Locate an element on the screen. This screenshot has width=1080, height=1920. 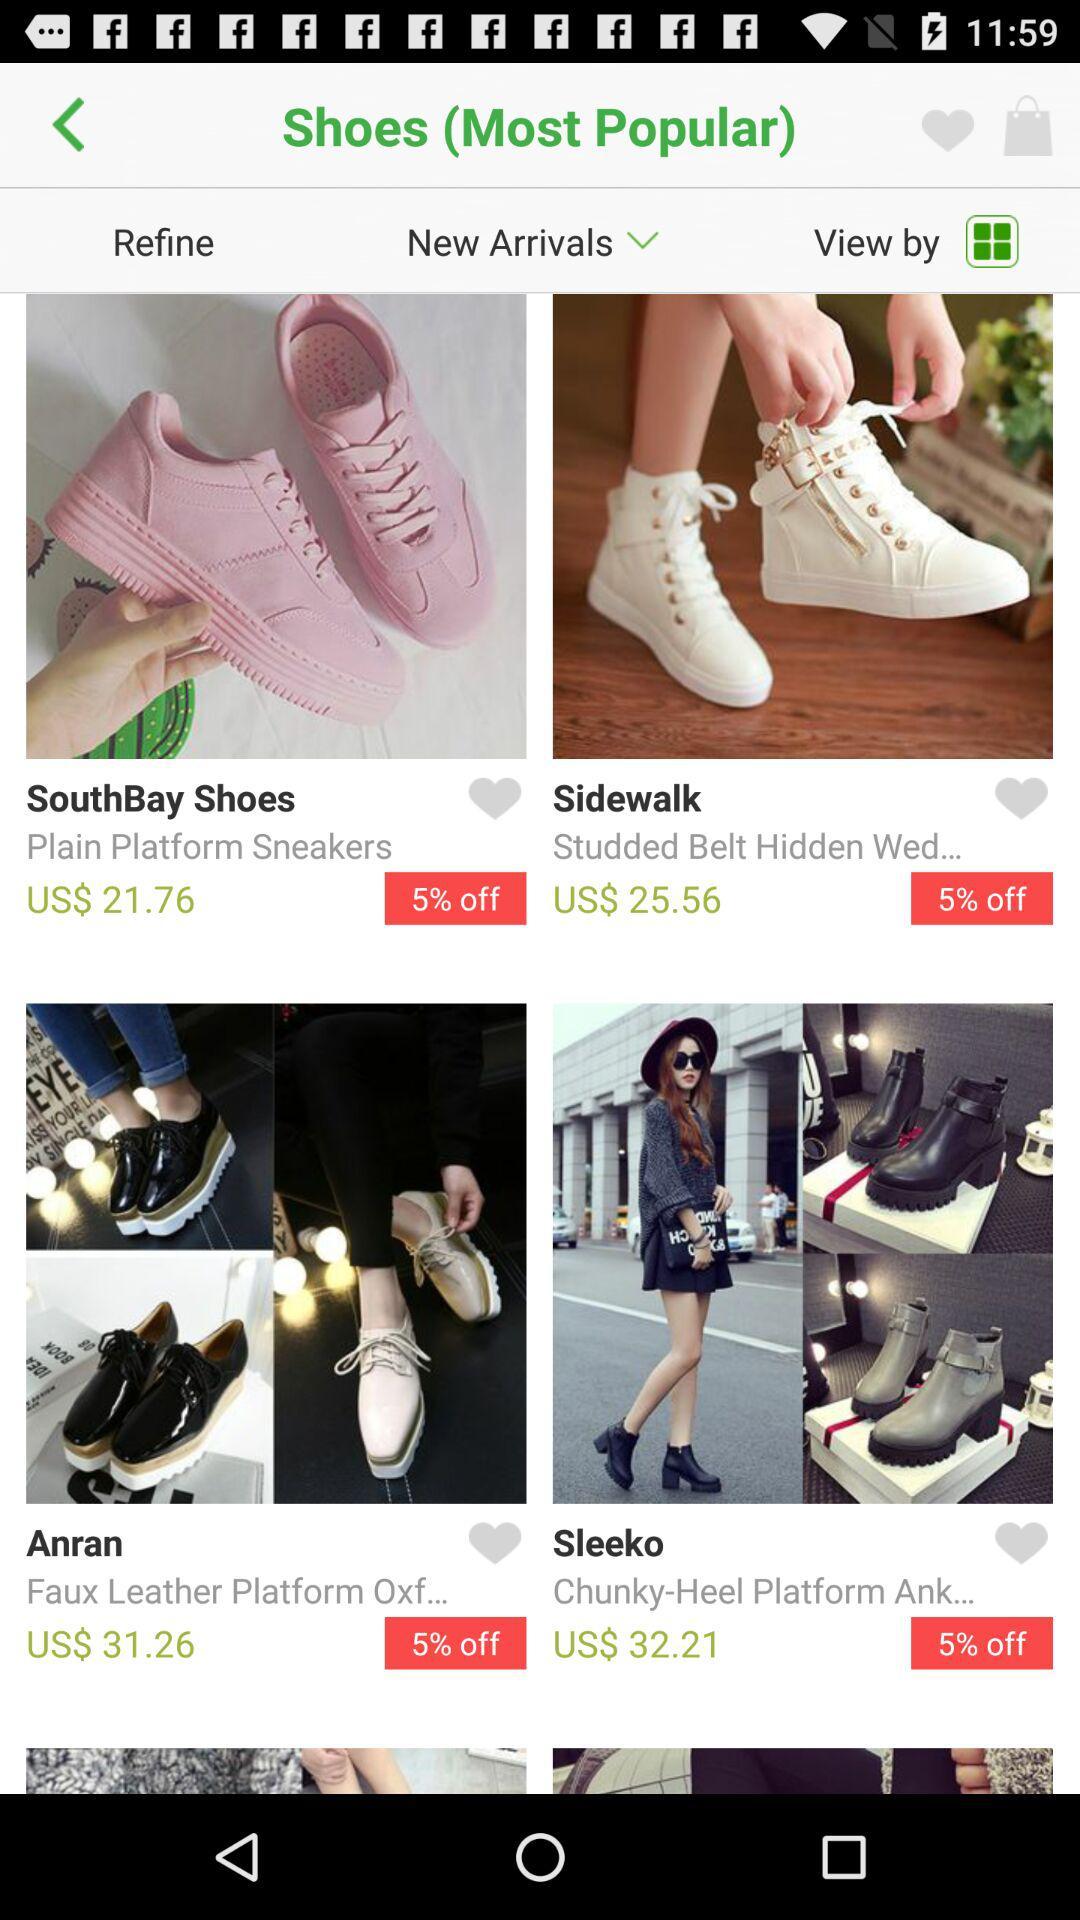
like a product is located at coordinates (490, 1566).